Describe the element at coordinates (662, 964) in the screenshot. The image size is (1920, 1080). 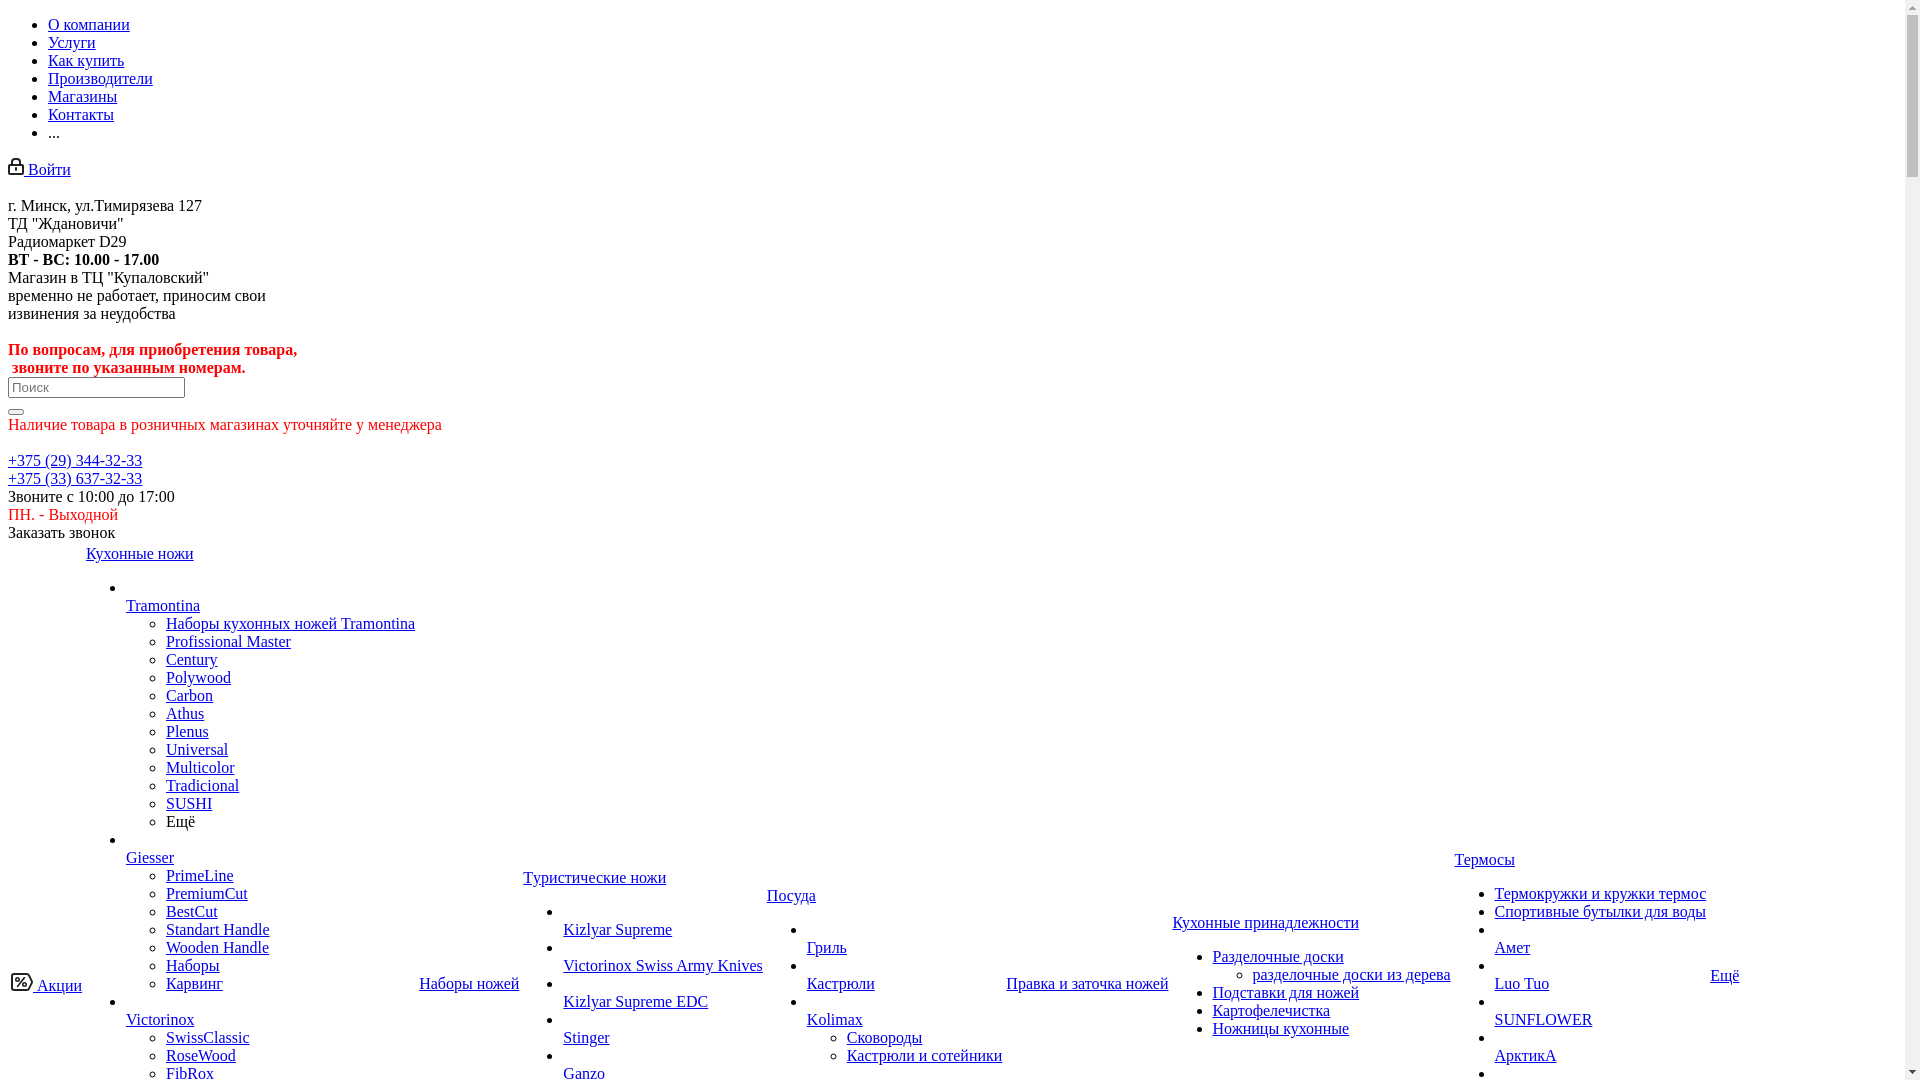
I see `'Victorinox Swiss Army Knives'` at that location.